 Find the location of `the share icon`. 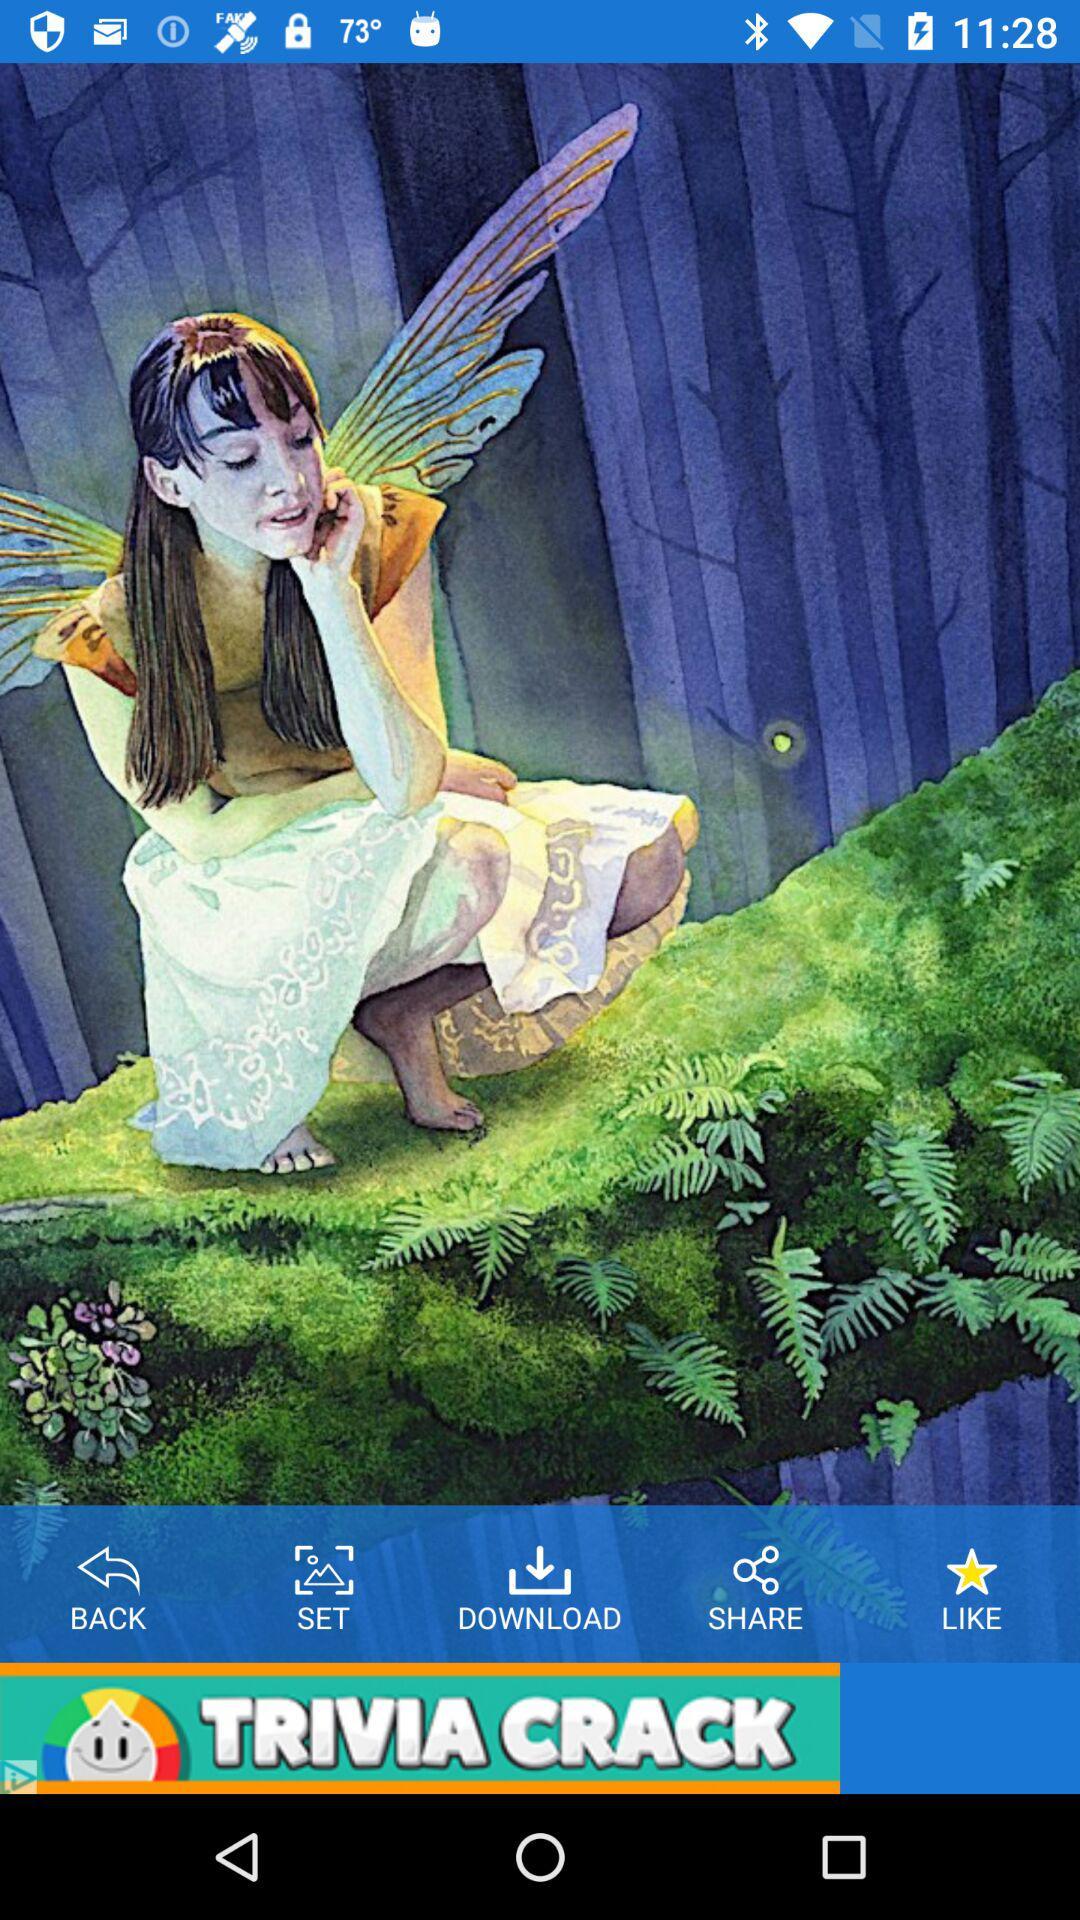

the share icon is located at coordinates (756, 1562).